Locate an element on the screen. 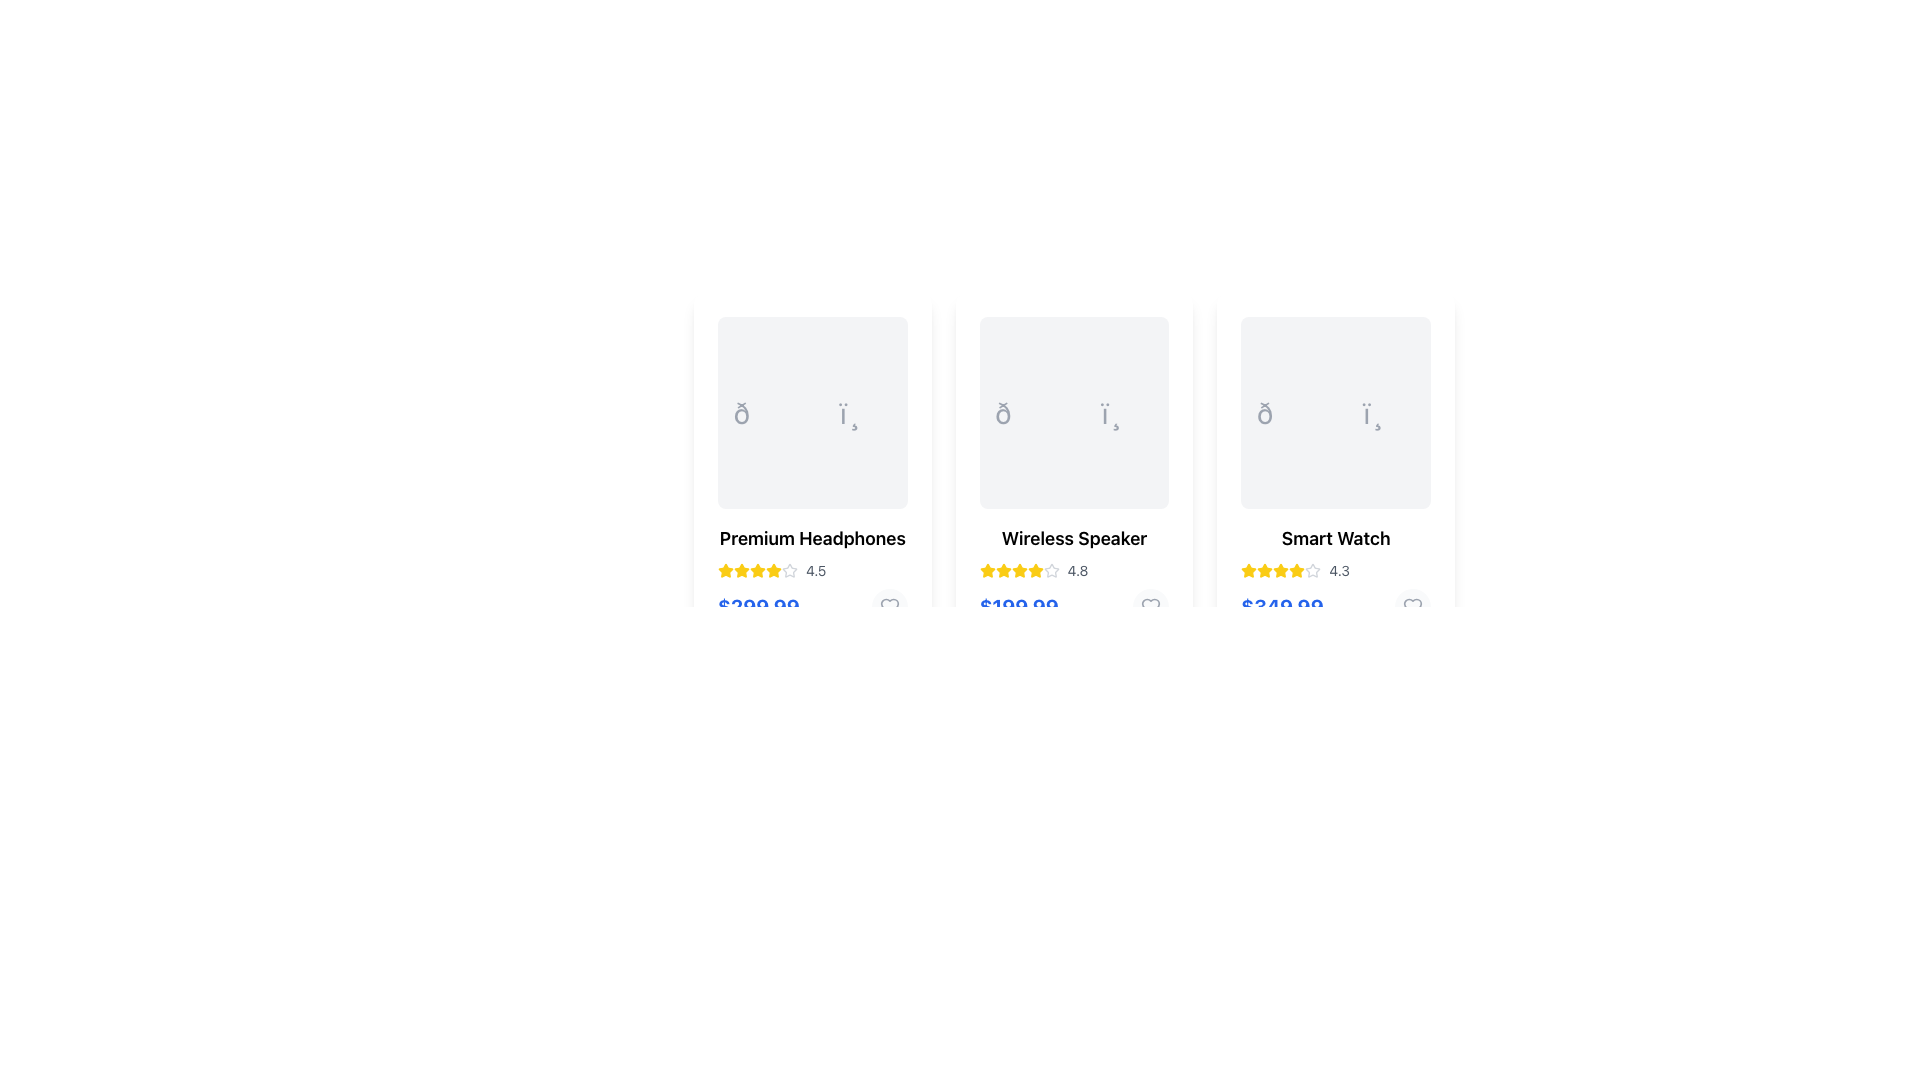 The width and height of the screenshot is (1920, 1080). the star icon representing the rating value for the 'Smart Watch' product located in the center-right section of the third product card is located at coordinates (1297, 570).